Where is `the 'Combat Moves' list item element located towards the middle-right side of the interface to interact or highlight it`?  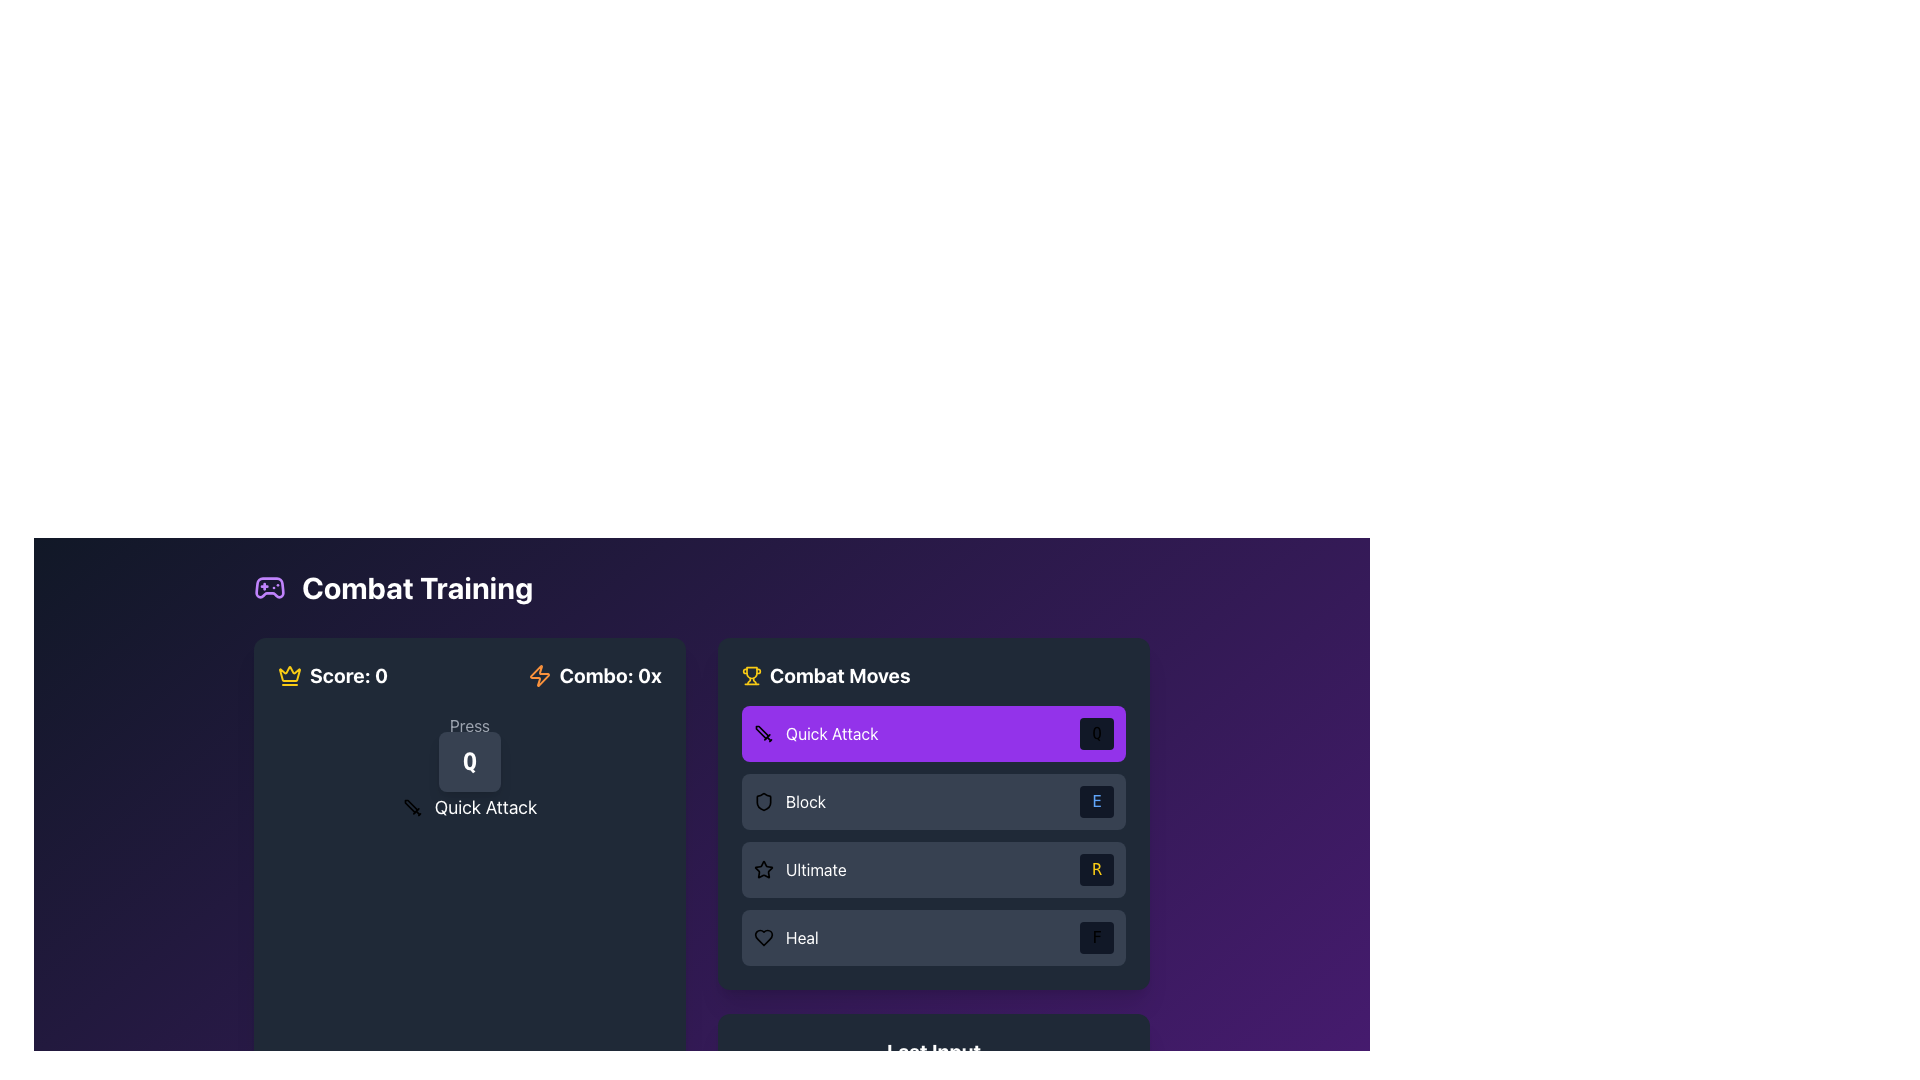
the 'Combat Moves' list item element located towards the middle-right side of the interface to interact or highlight it is located at coordinates (933, 813).